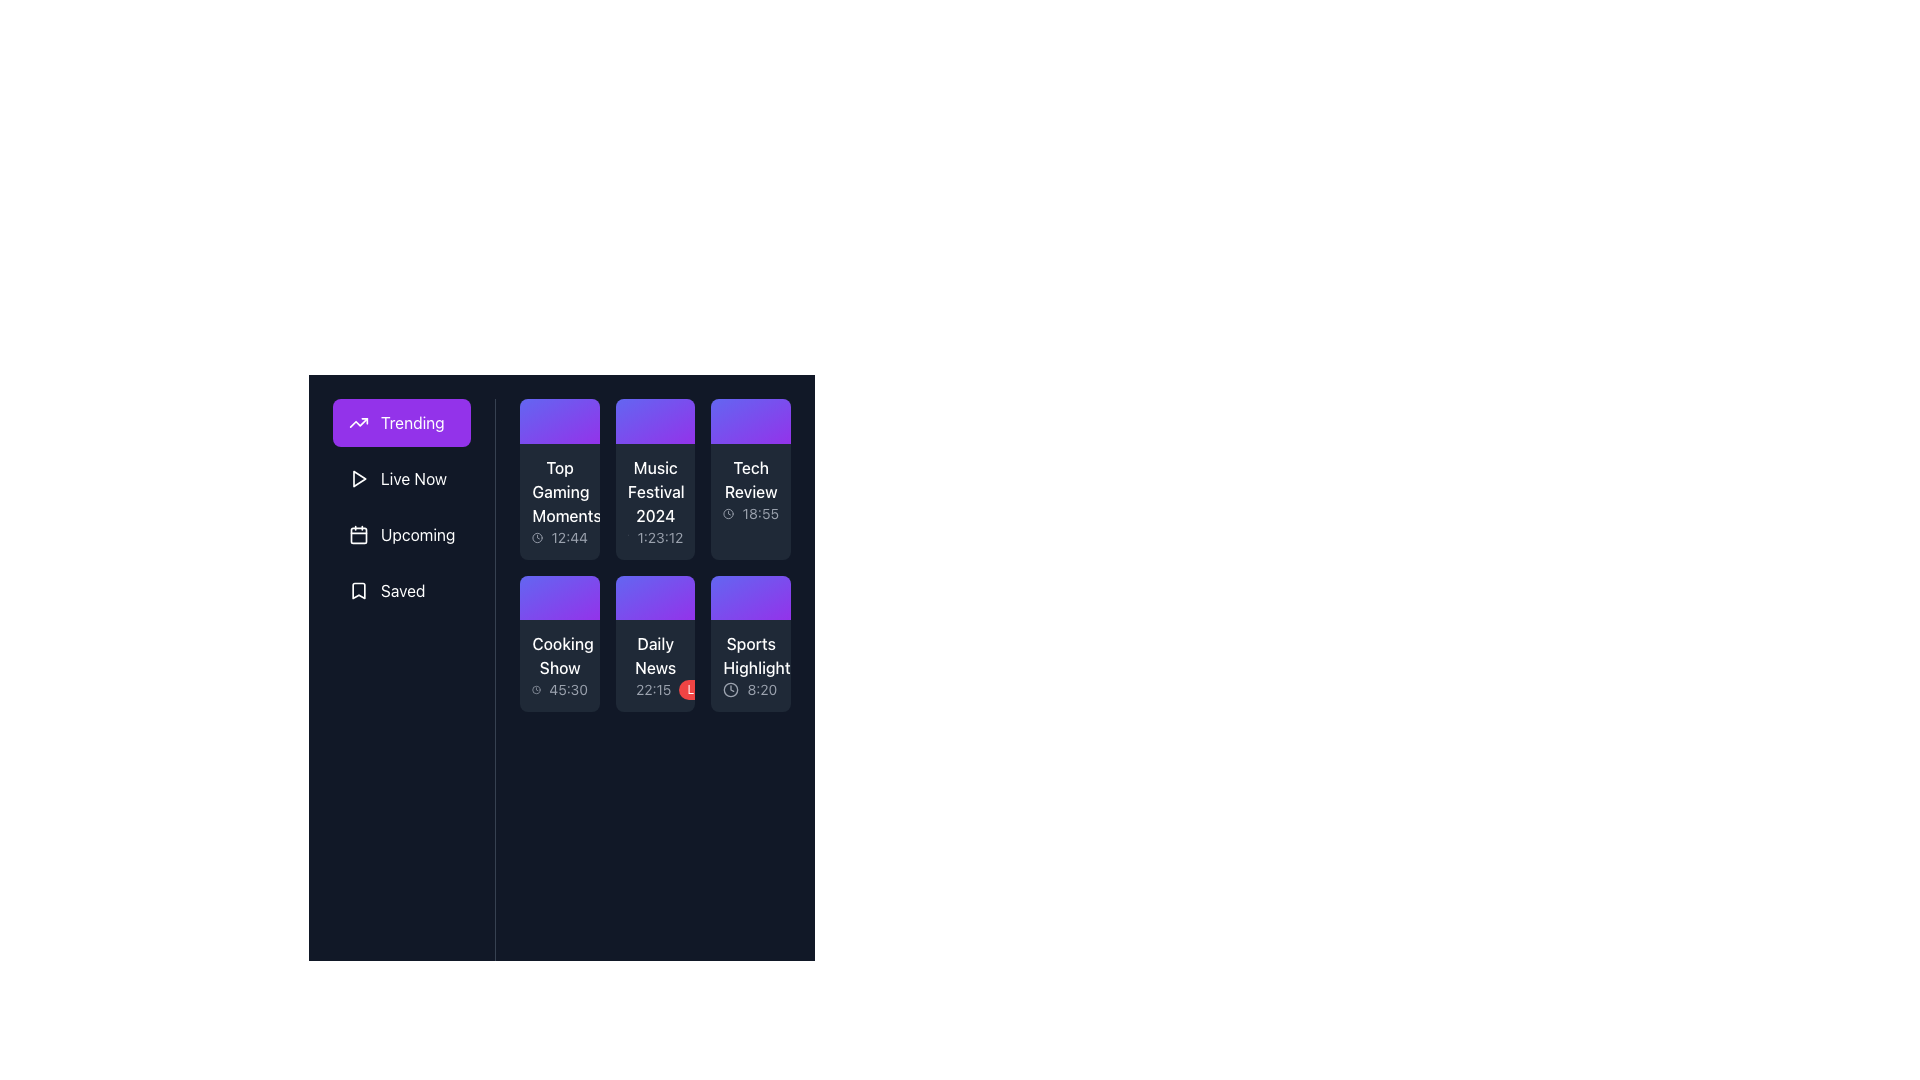 The height and width of the screenshot is (1080, 1920). I want to click on the clock icon located in the bottom-right corner of the 'Sports Highlight' card, so click(730, 689).